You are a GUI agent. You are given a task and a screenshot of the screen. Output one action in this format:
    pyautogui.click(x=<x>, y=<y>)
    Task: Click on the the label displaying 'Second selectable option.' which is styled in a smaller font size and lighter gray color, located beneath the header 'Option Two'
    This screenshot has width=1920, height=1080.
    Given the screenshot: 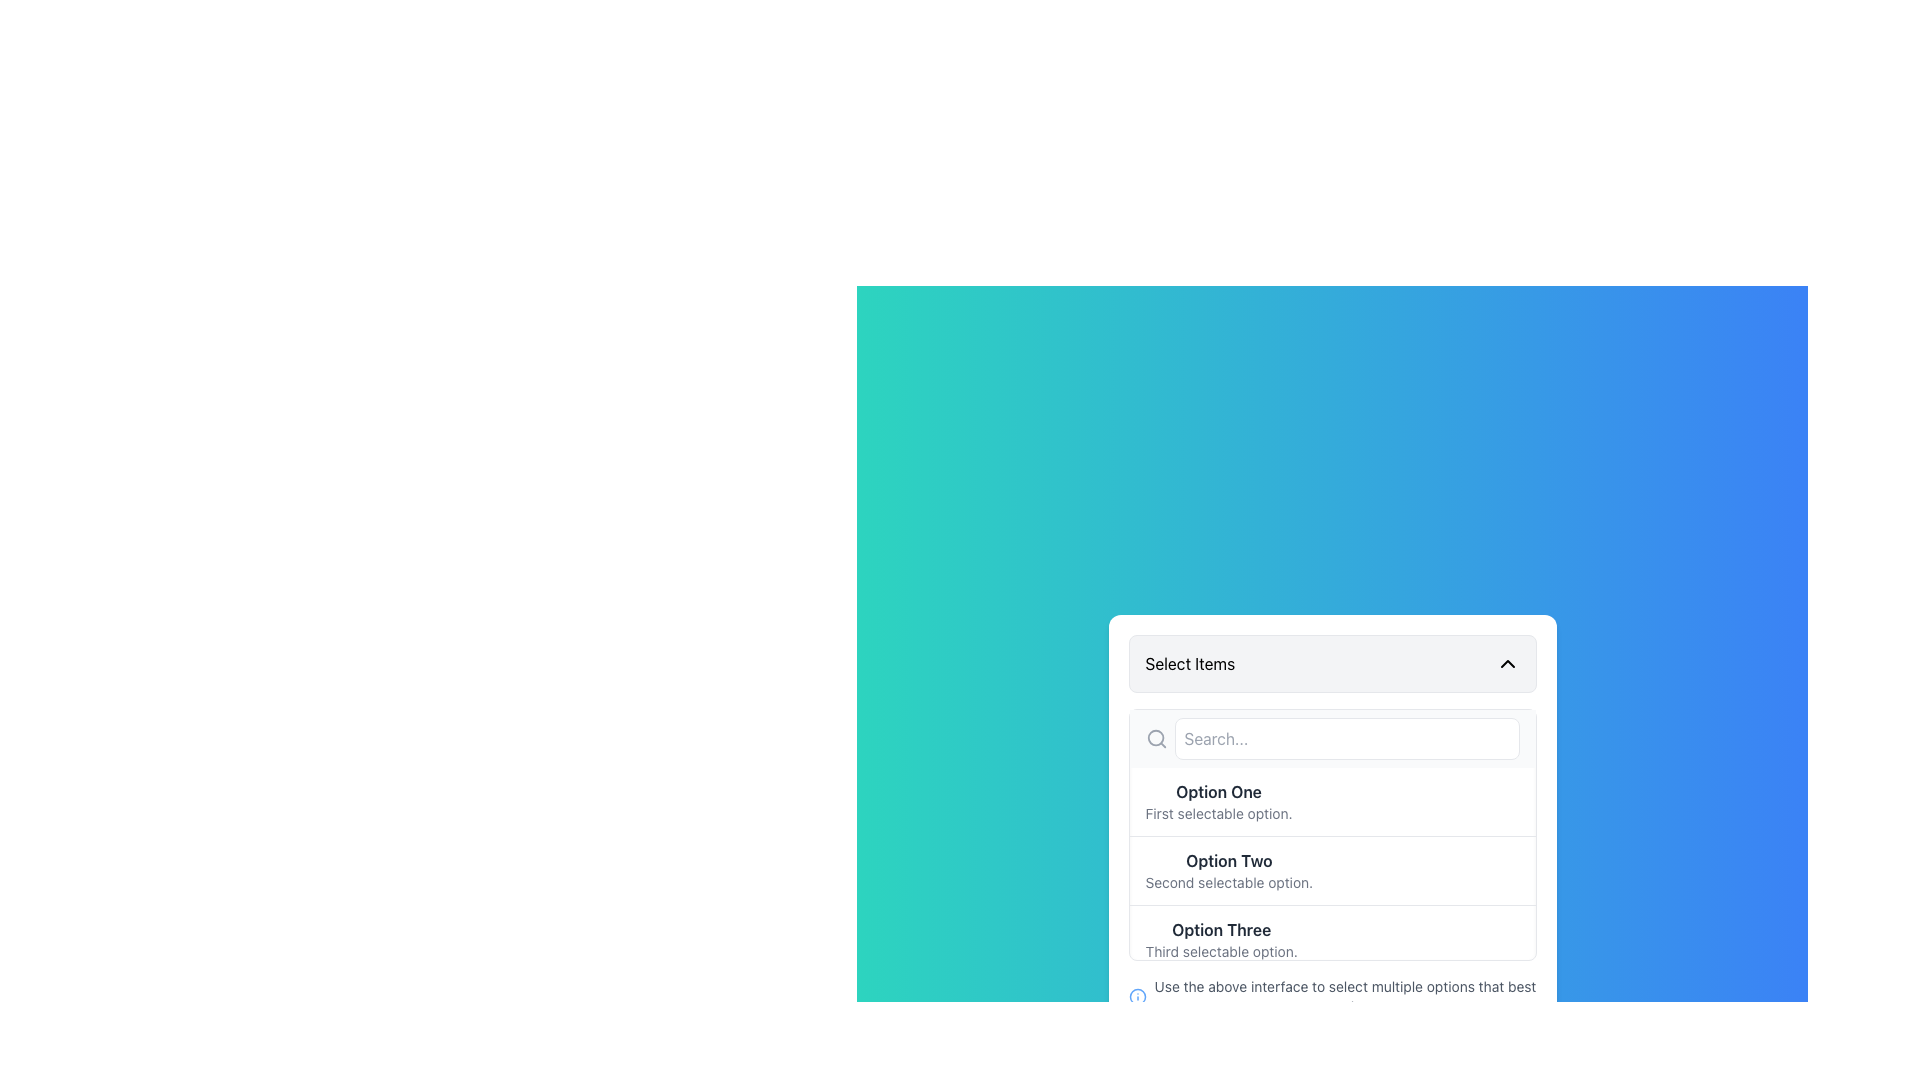 What is the action you would take?
    pyautogui.click(x=1228, y=882)
    